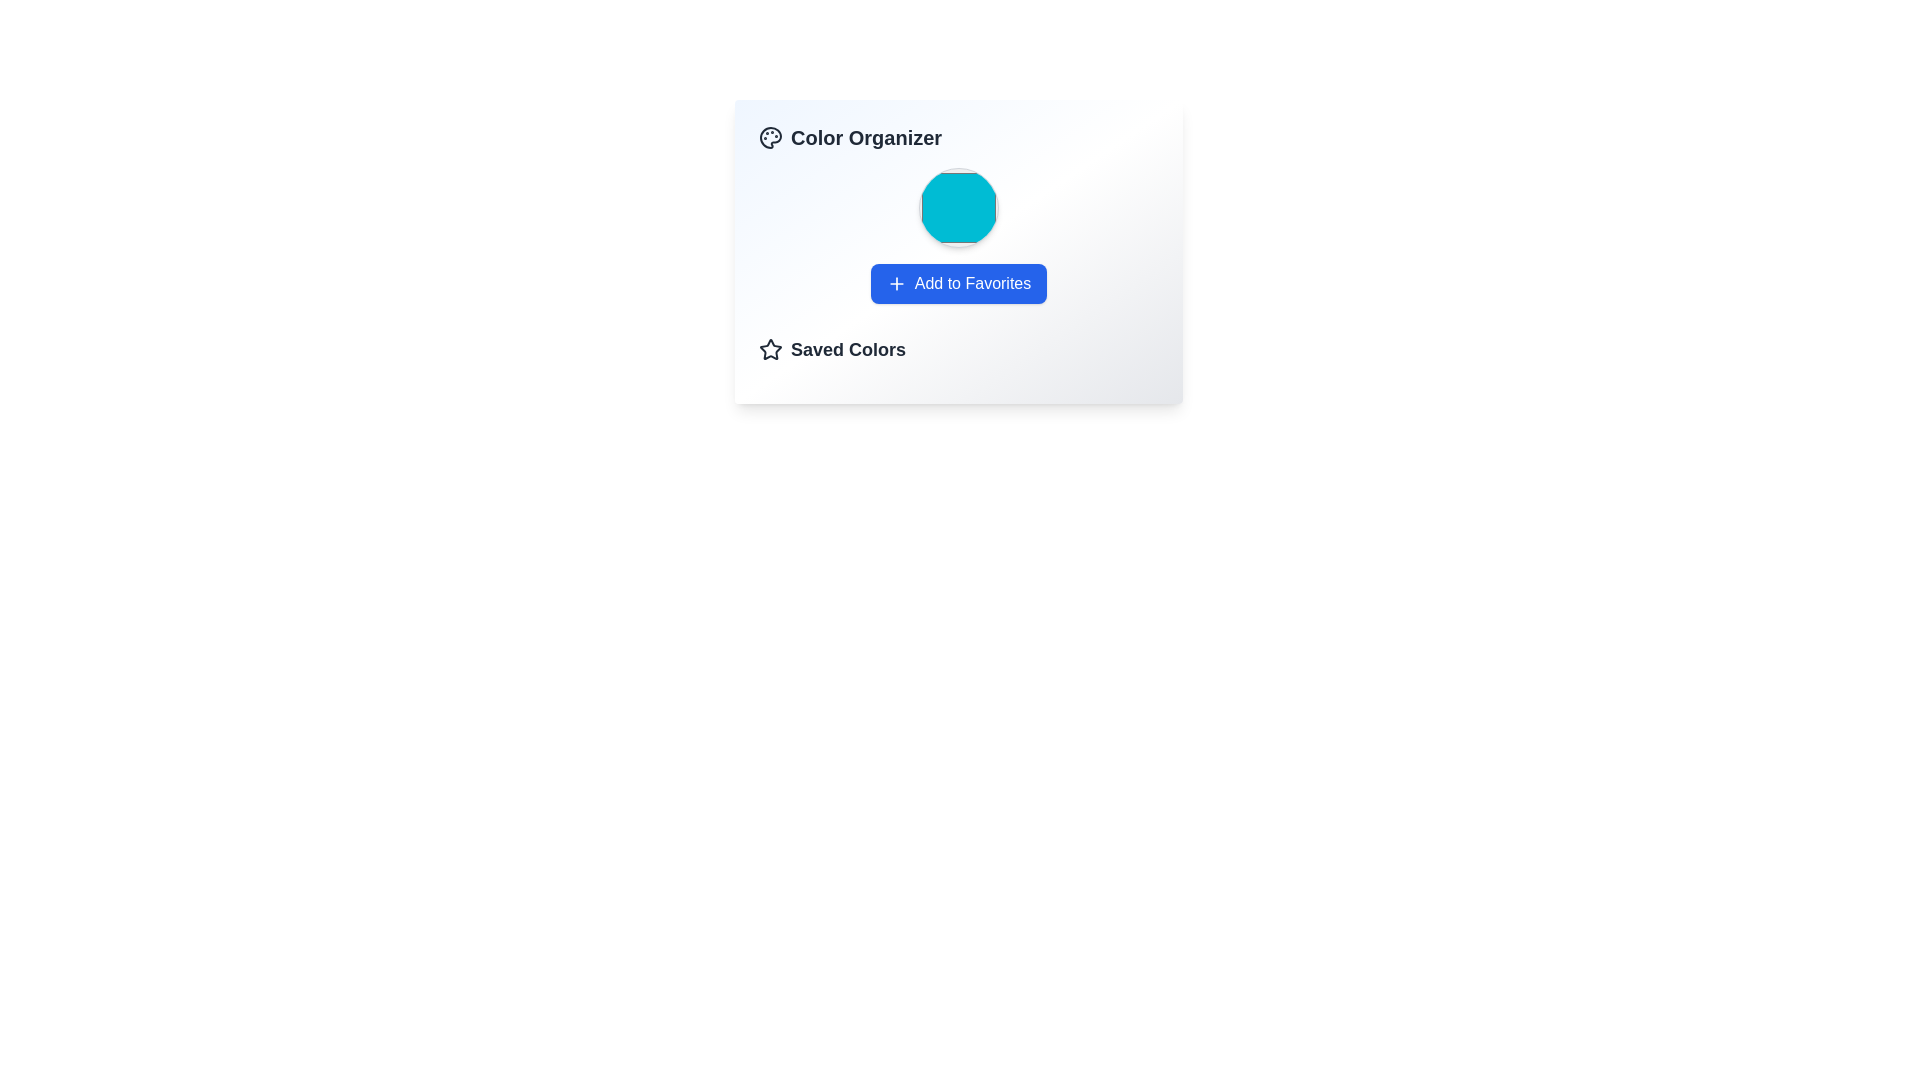  What do you see at coordinates (958, 349) in the screenshot?
I see `the section labeled` at bounding box center [958, 349].